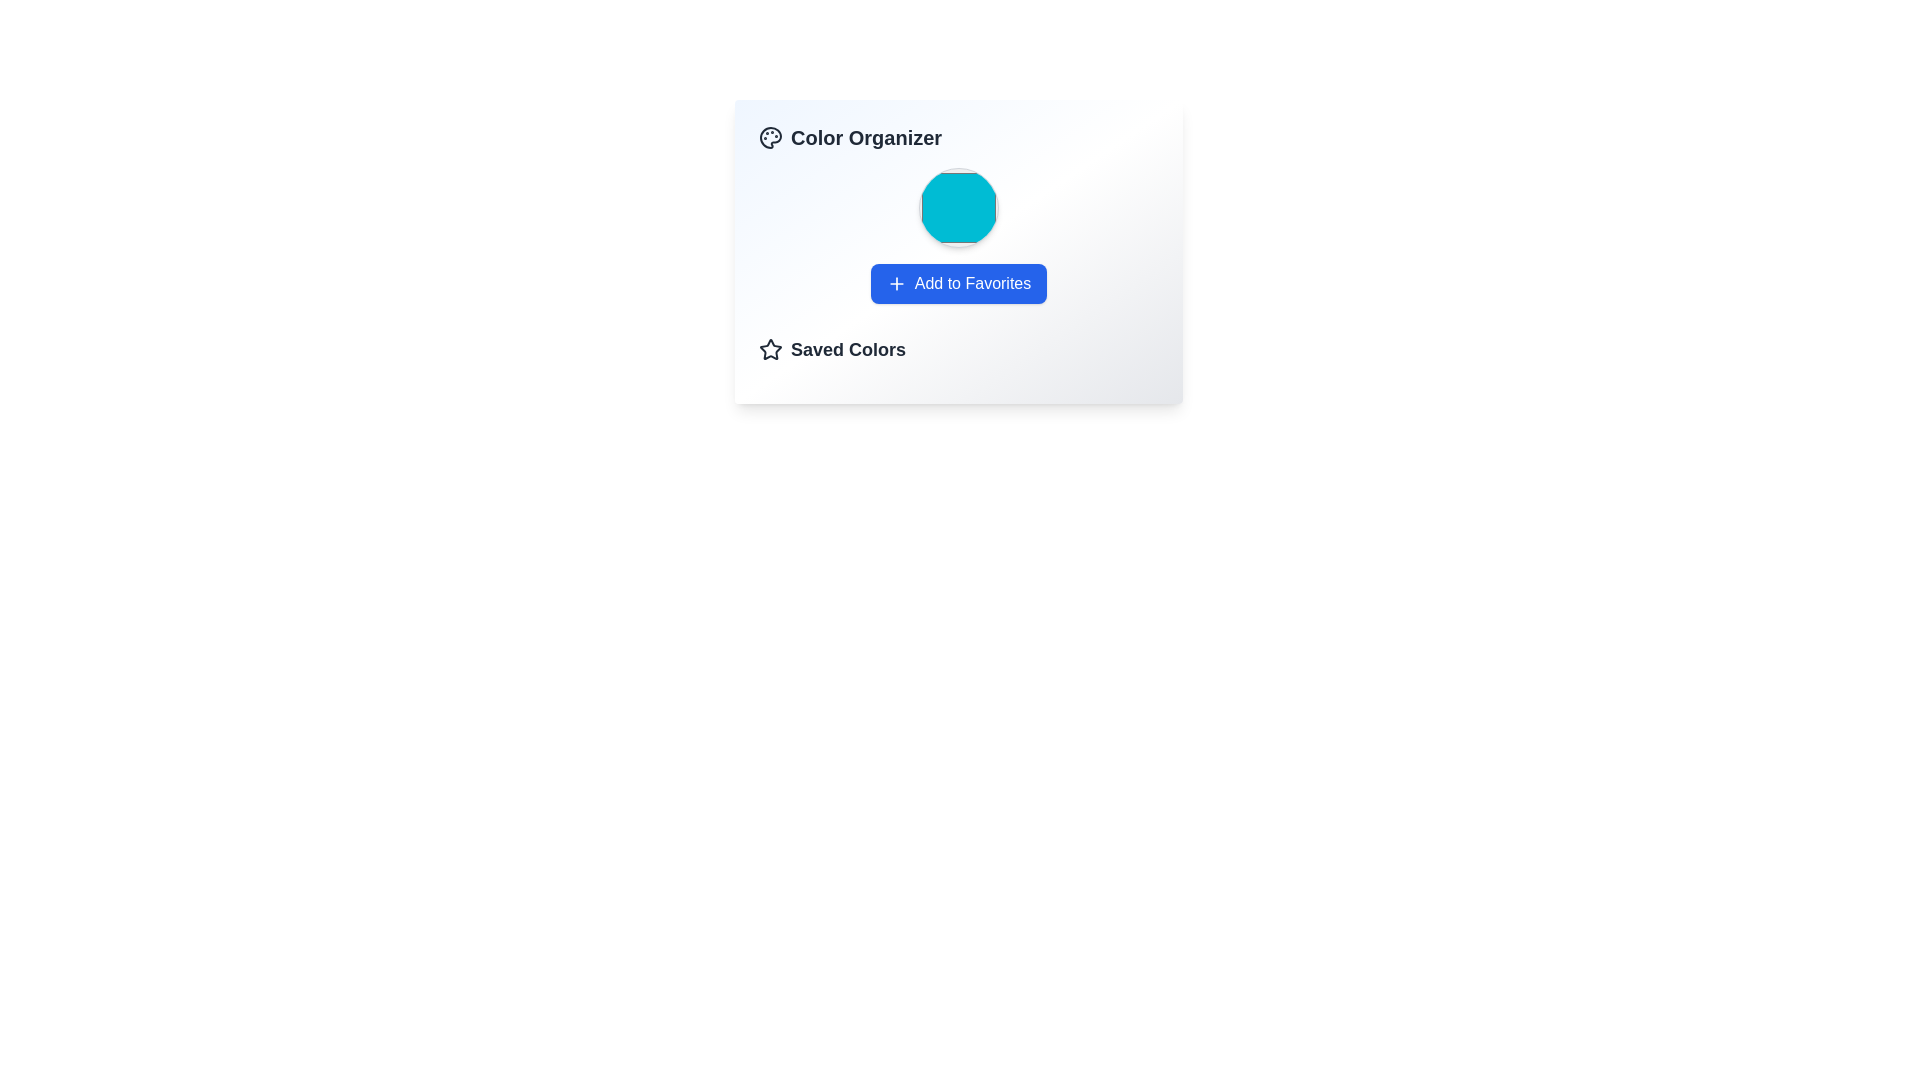  What do you see at coordinates (958, 349) in the screenshot?
I see `the section labeled` at bounding box center [958, 349].